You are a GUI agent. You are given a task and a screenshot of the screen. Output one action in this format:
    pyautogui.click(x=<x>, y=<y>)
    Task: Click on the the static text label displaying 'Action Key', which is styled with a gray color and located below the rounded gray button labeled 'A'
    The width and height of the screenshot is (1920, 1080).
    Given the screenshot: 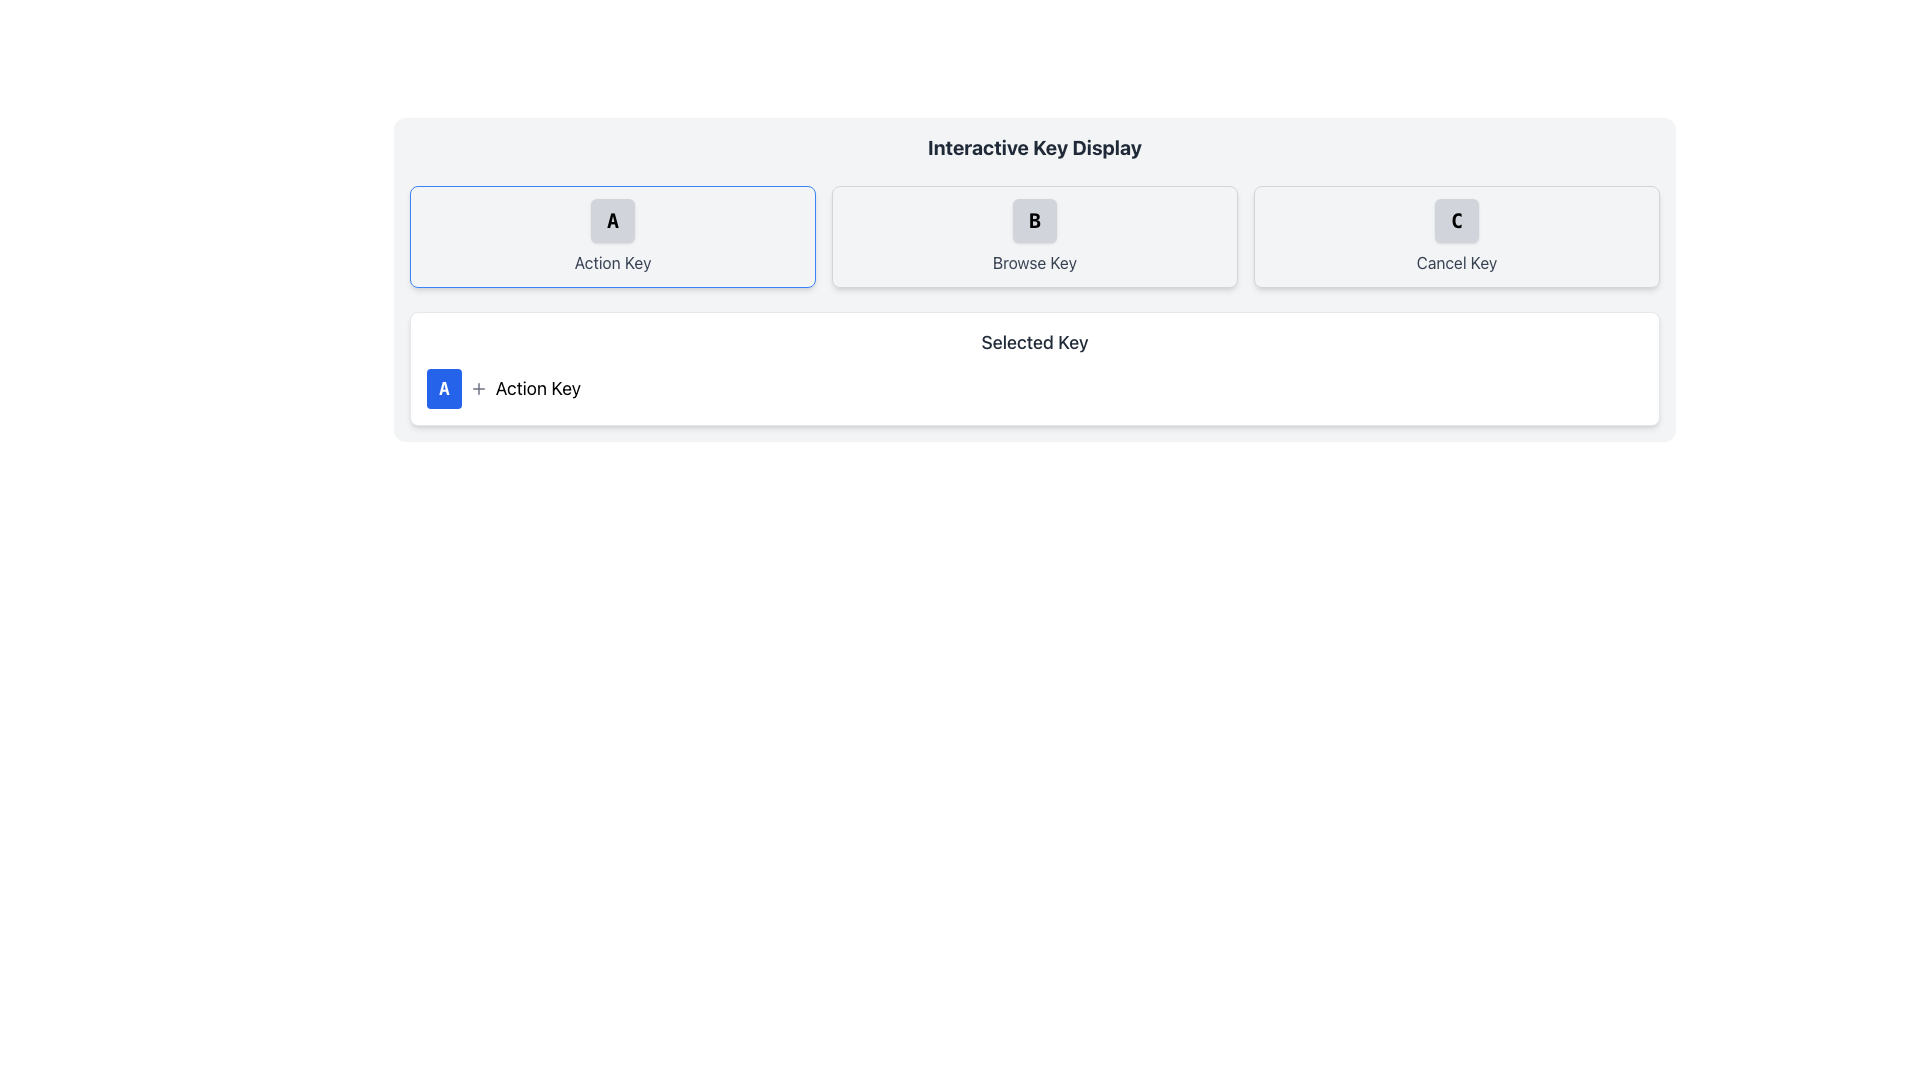 What is the action you would take?
    pyautogui.click(x=612, y=261)
    